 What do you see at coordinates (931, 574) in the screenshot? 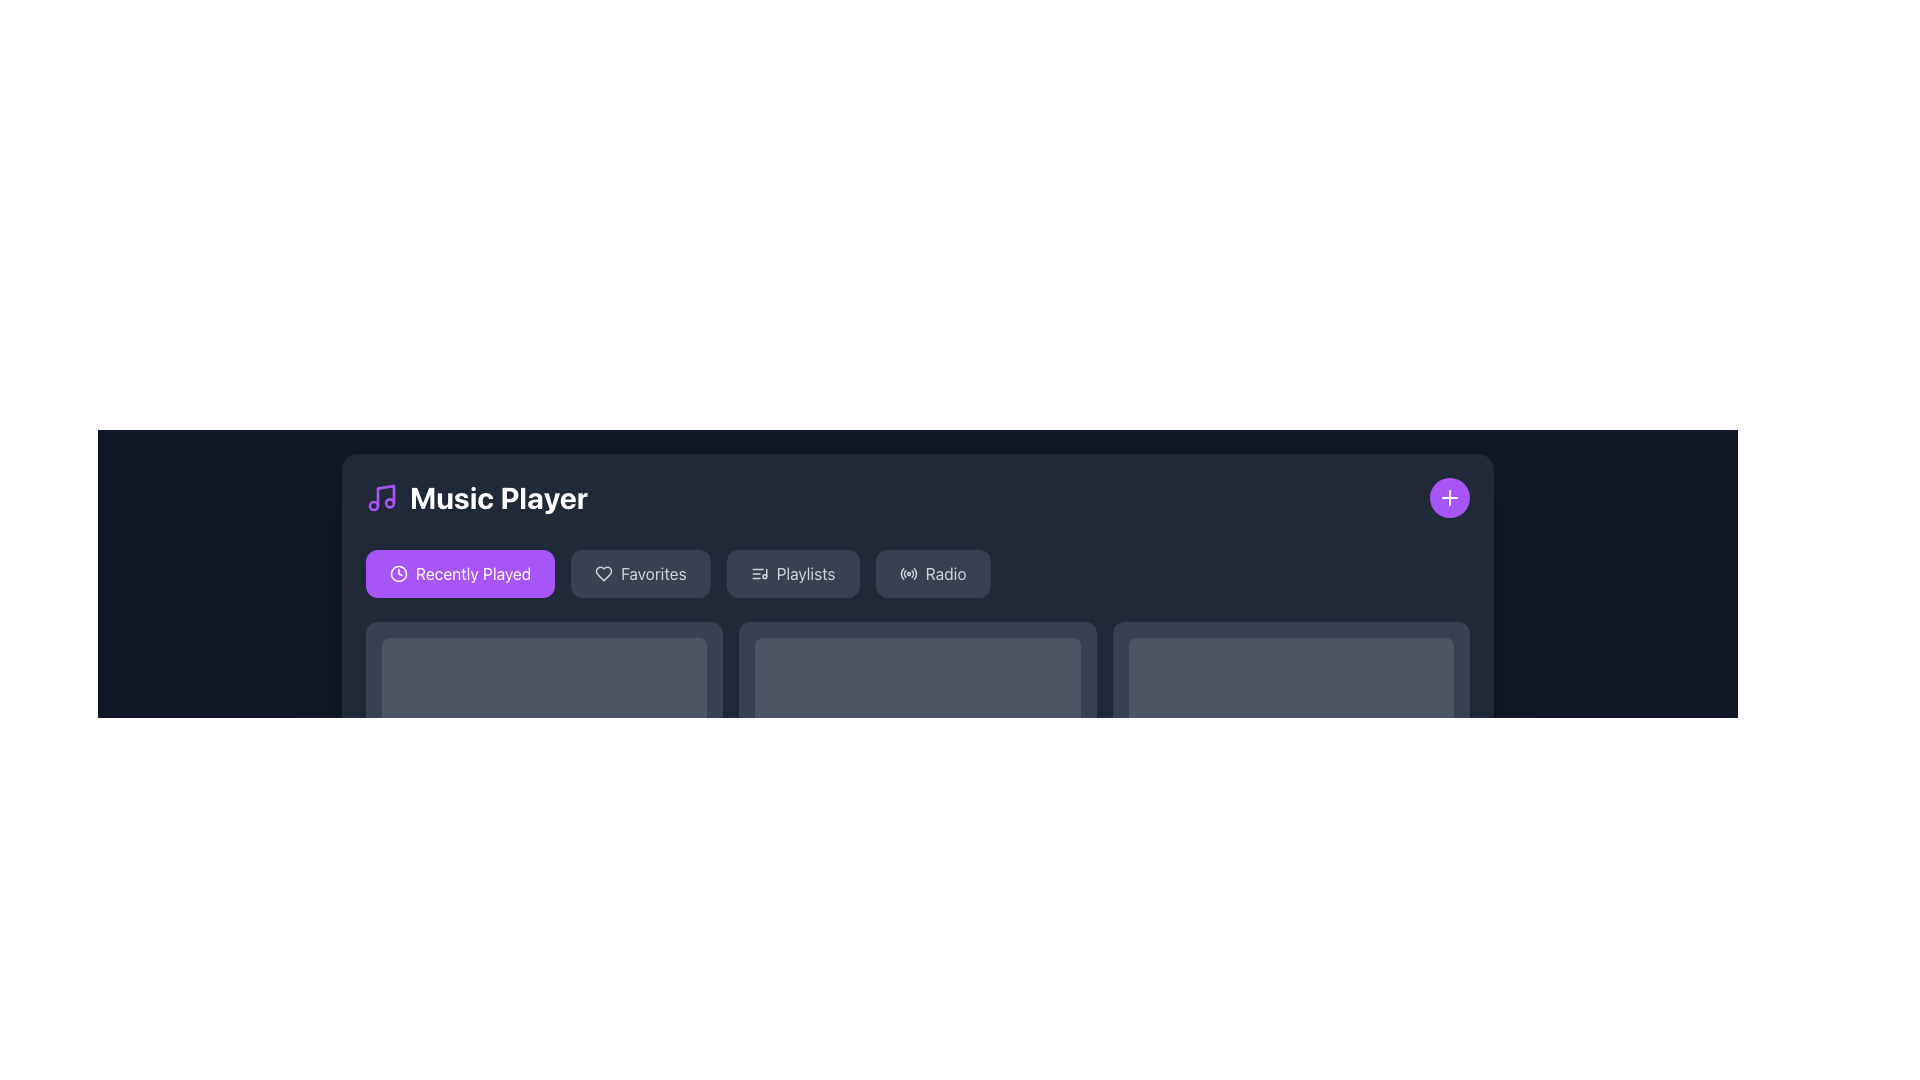
I see `the 'Radio' button, which has a rectangular shape with a dark gray background and light gray text and icon, located to the right of the 'Playlists' button` at bounding box center [931, 574].